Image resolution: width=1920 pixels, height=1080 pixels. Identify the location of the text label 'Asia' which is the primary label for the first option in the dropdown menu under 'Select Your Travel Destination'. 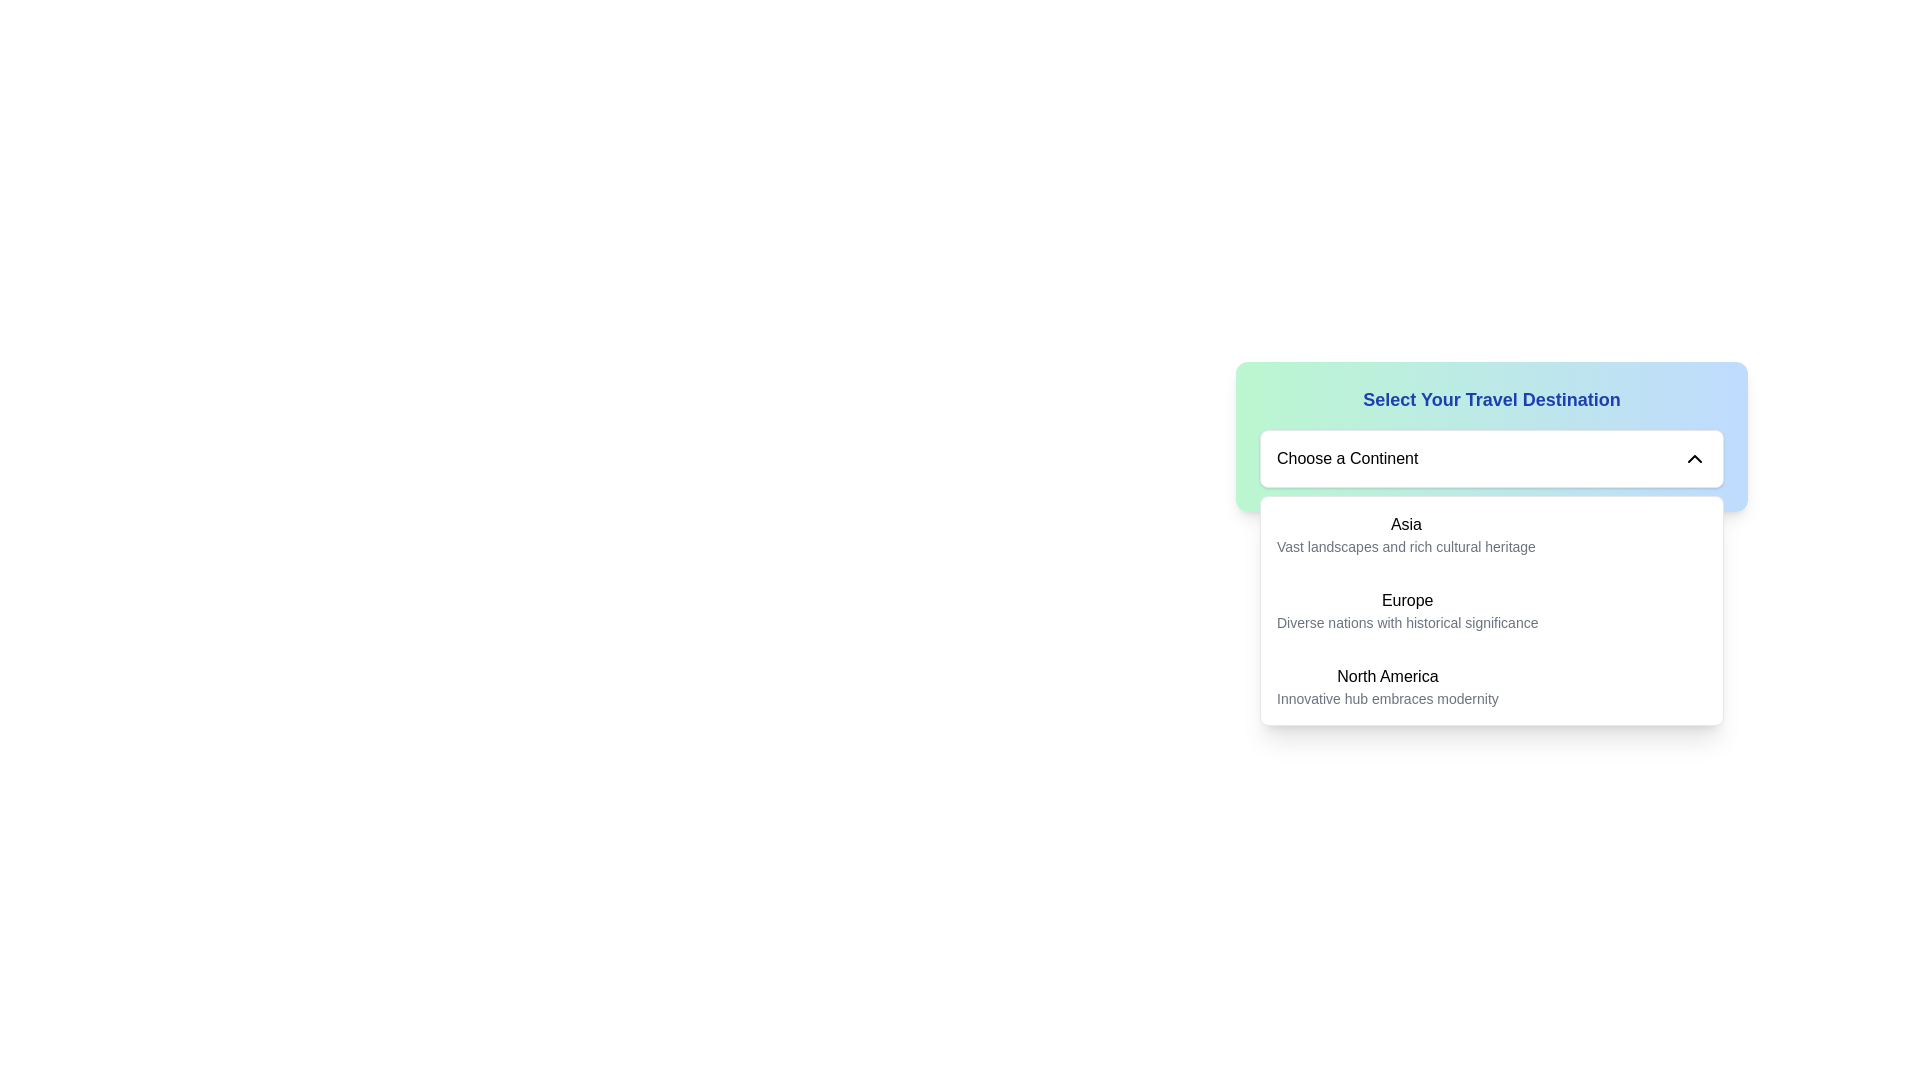
(1405, 523).